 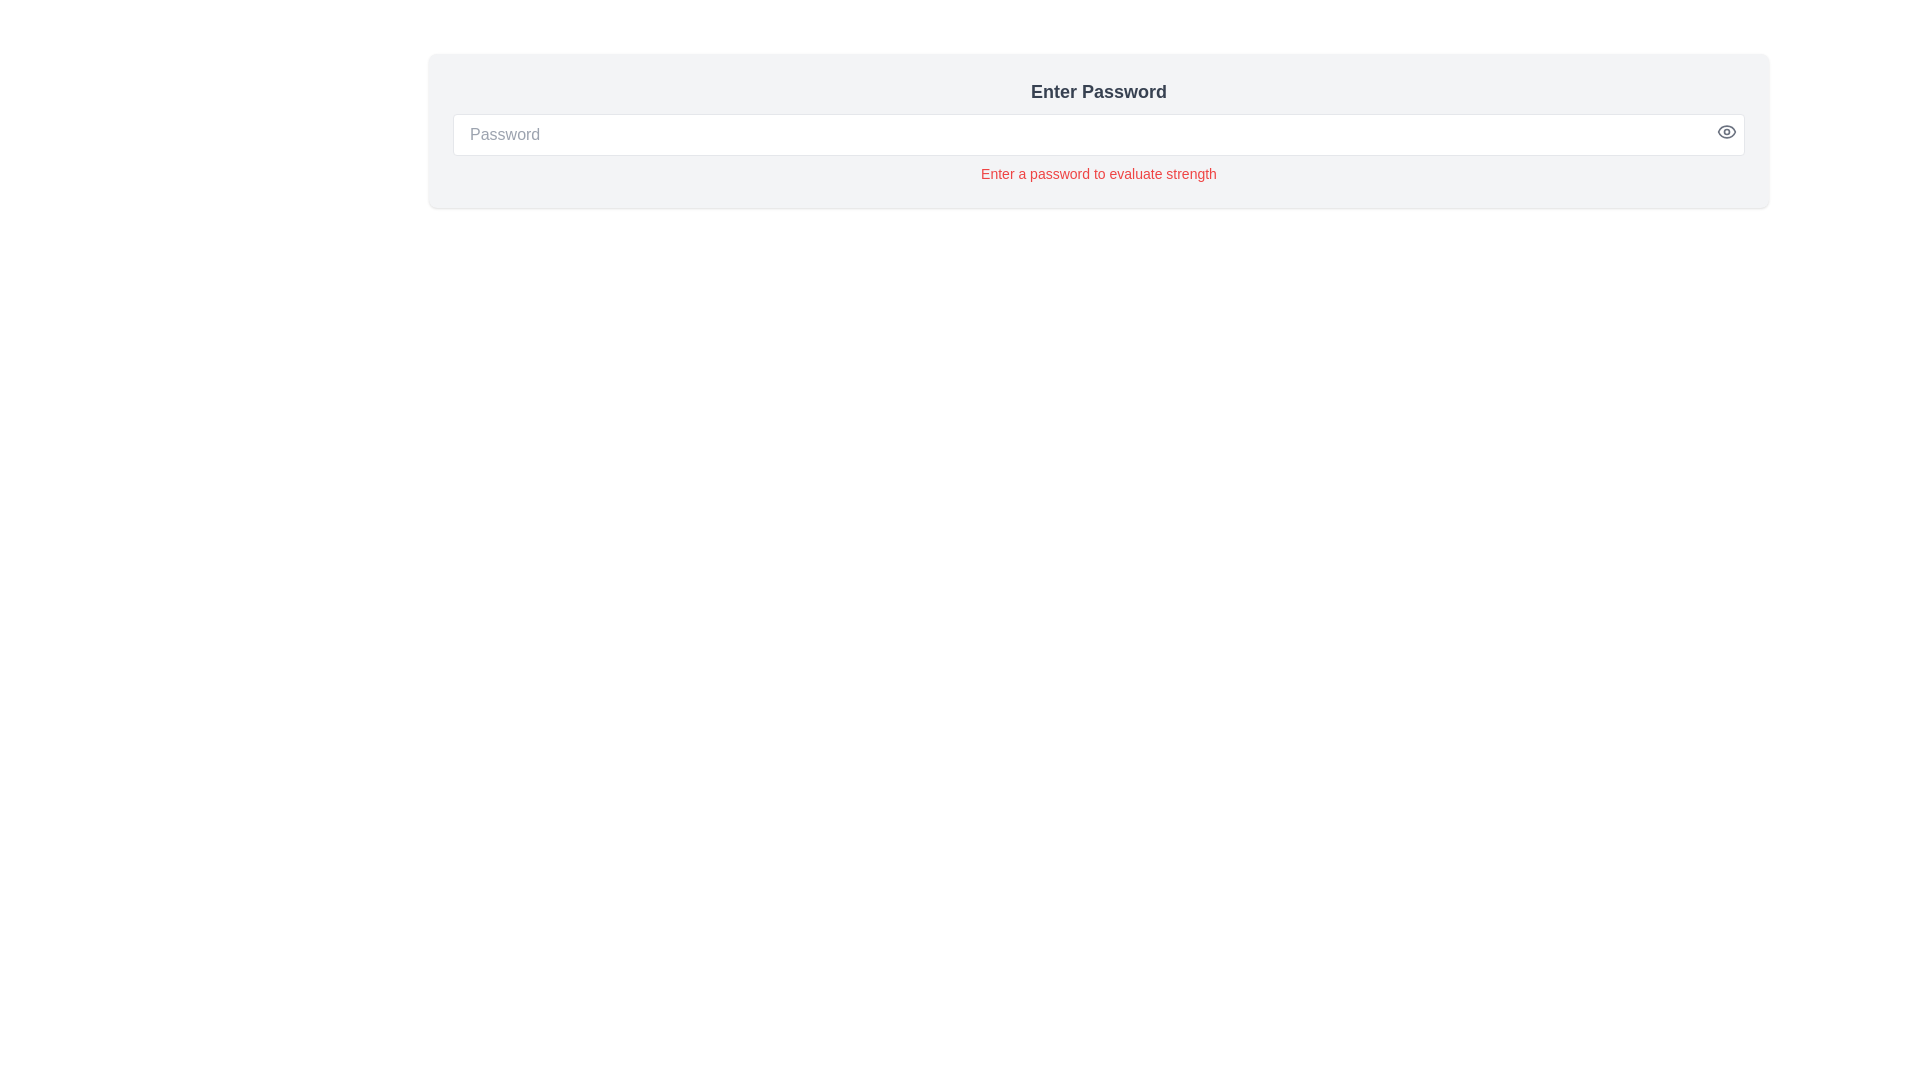 What do you see at coordinates (1098, 92) in the screenshot?
I see `the Text Label that indicates the associated password input field, which is positioned at the top of a light-gray box with rounded corners` at bounding box center [1098, 92].